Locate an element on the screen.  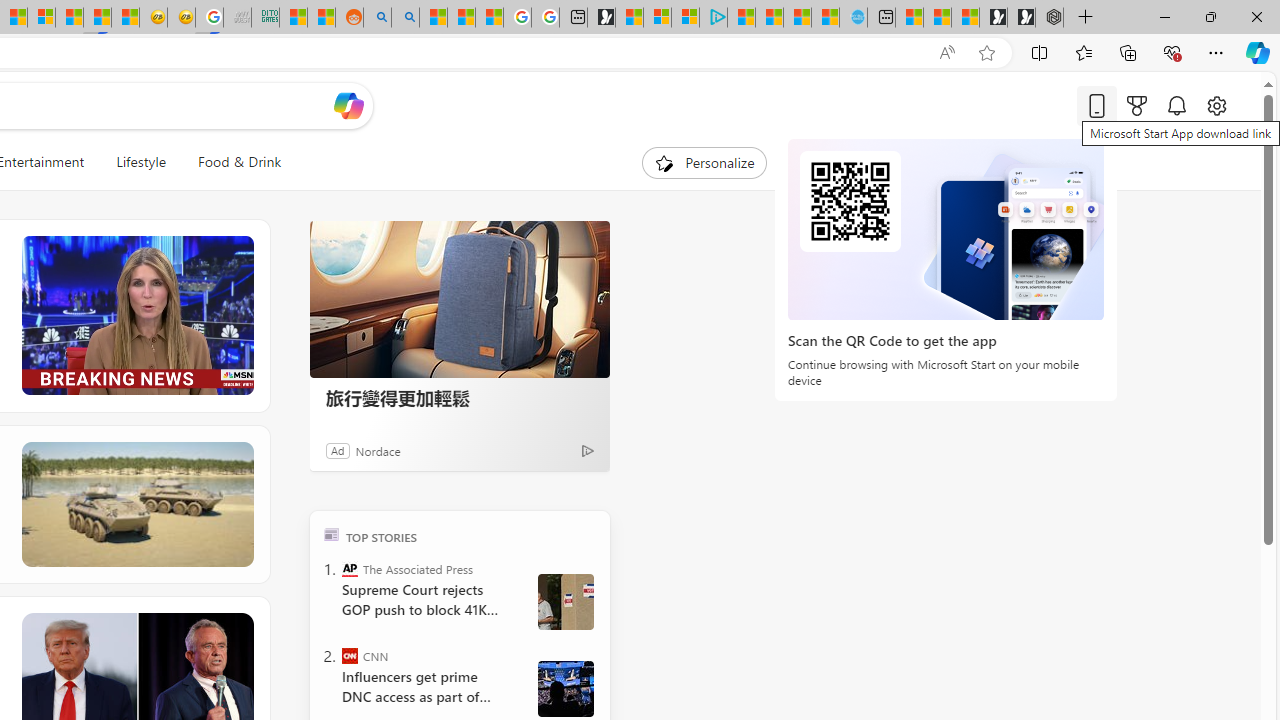
'Class: hero-image' is located at coordinates (135, 315).